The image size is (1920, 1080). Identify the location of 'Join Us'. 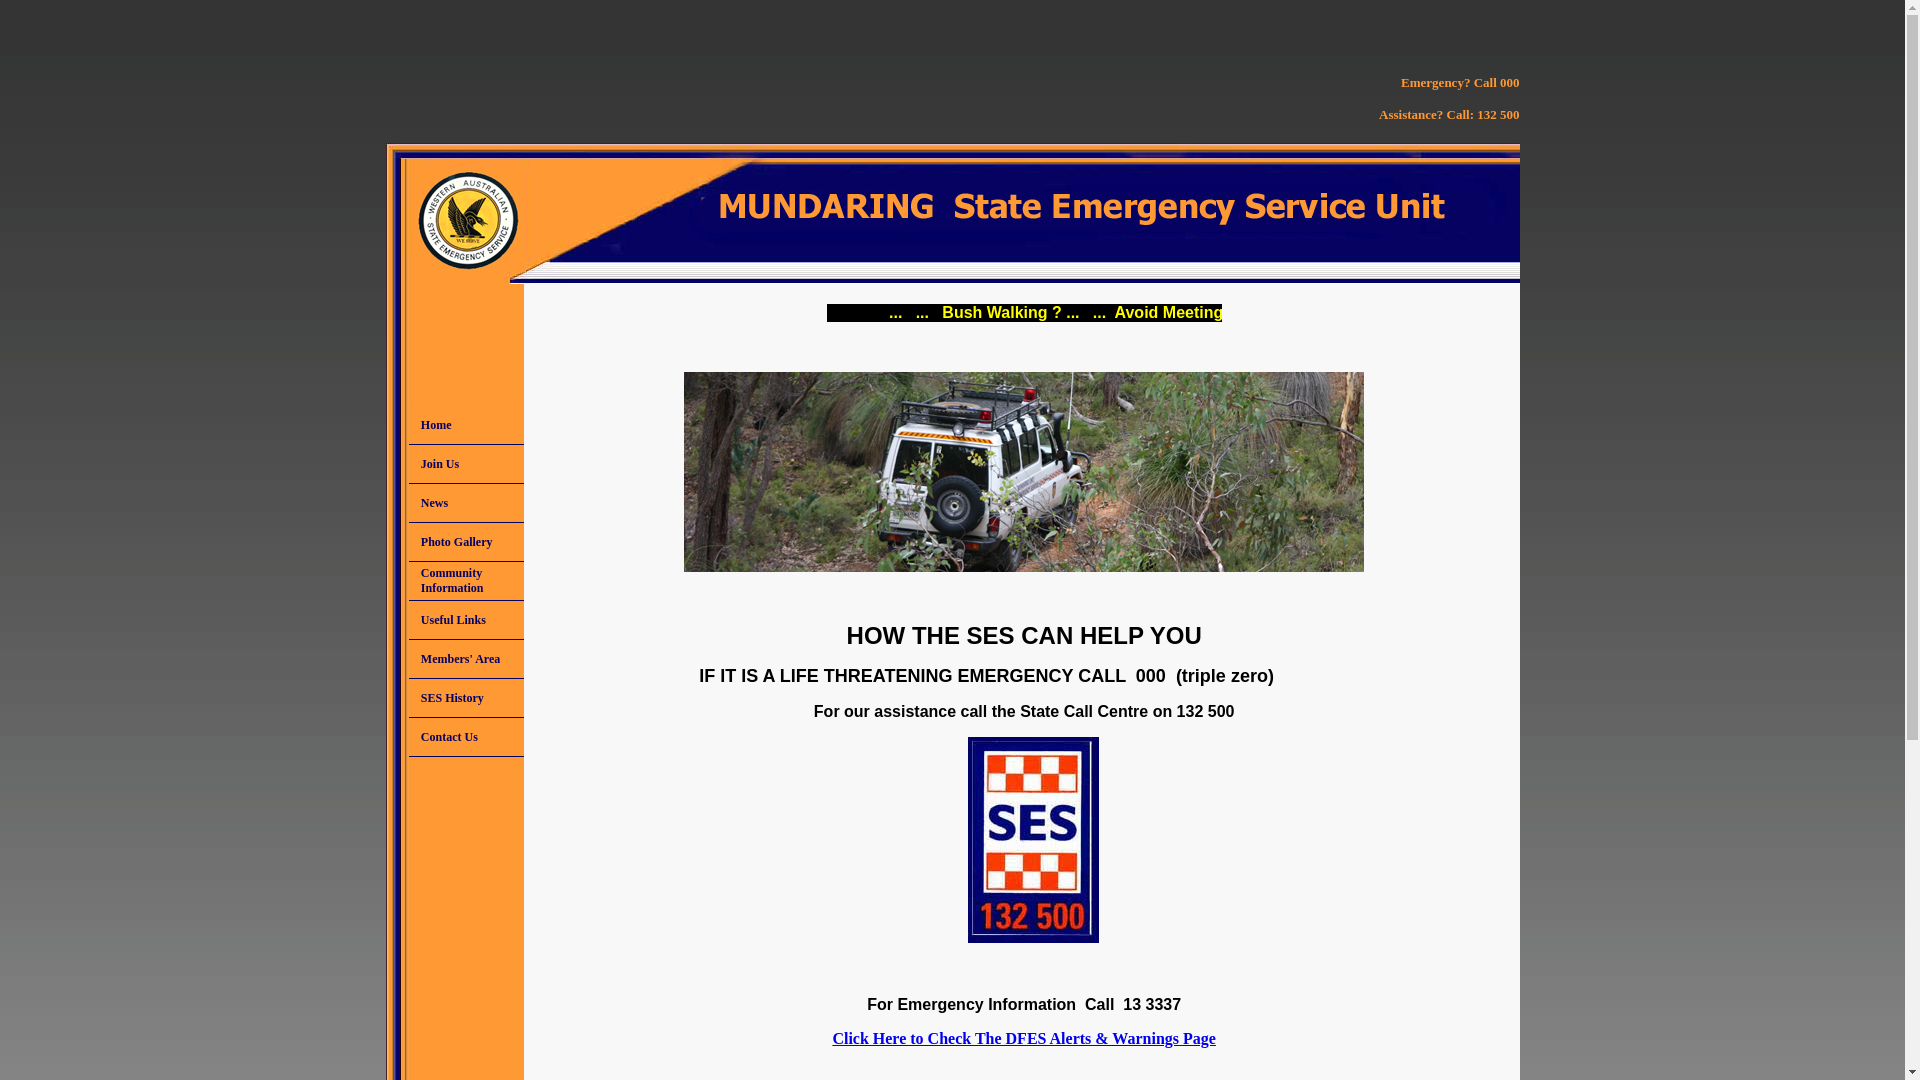
(407, 463).